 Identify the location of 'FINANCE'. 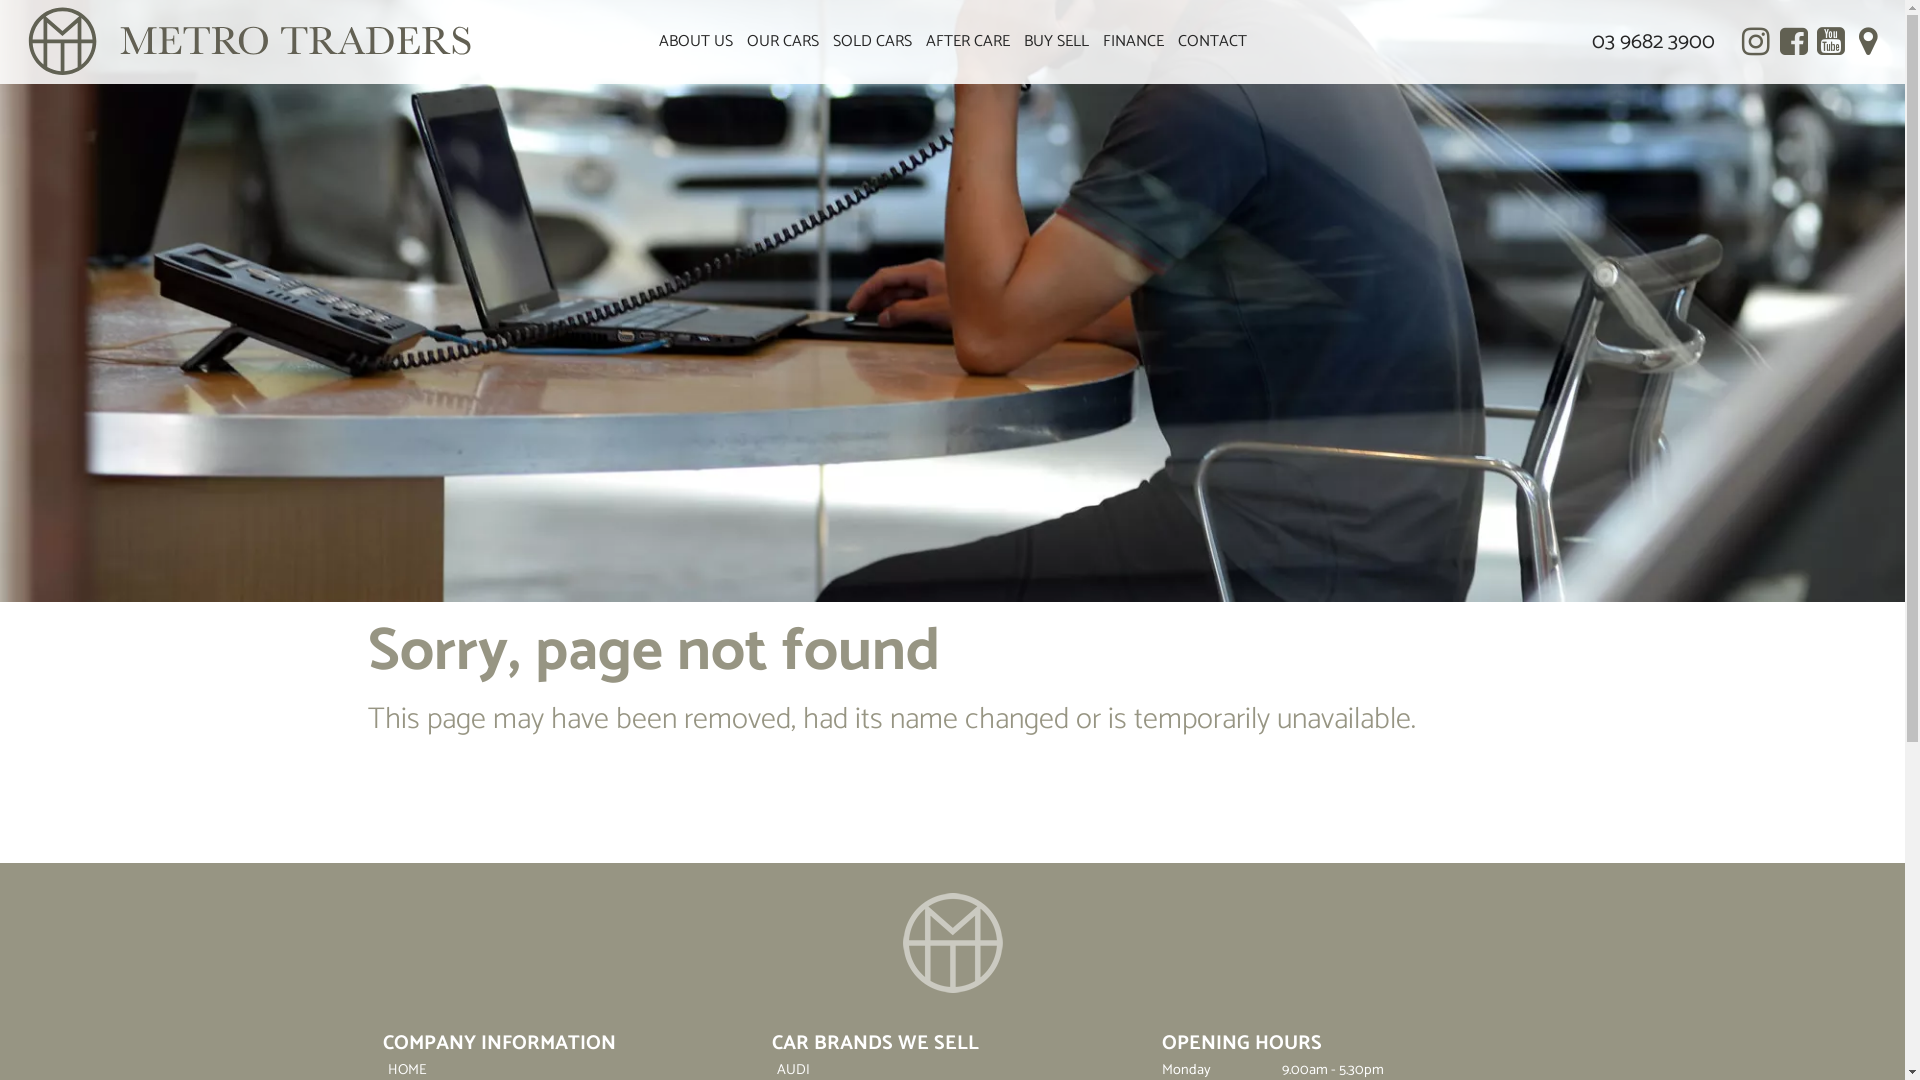
(1094, 42).